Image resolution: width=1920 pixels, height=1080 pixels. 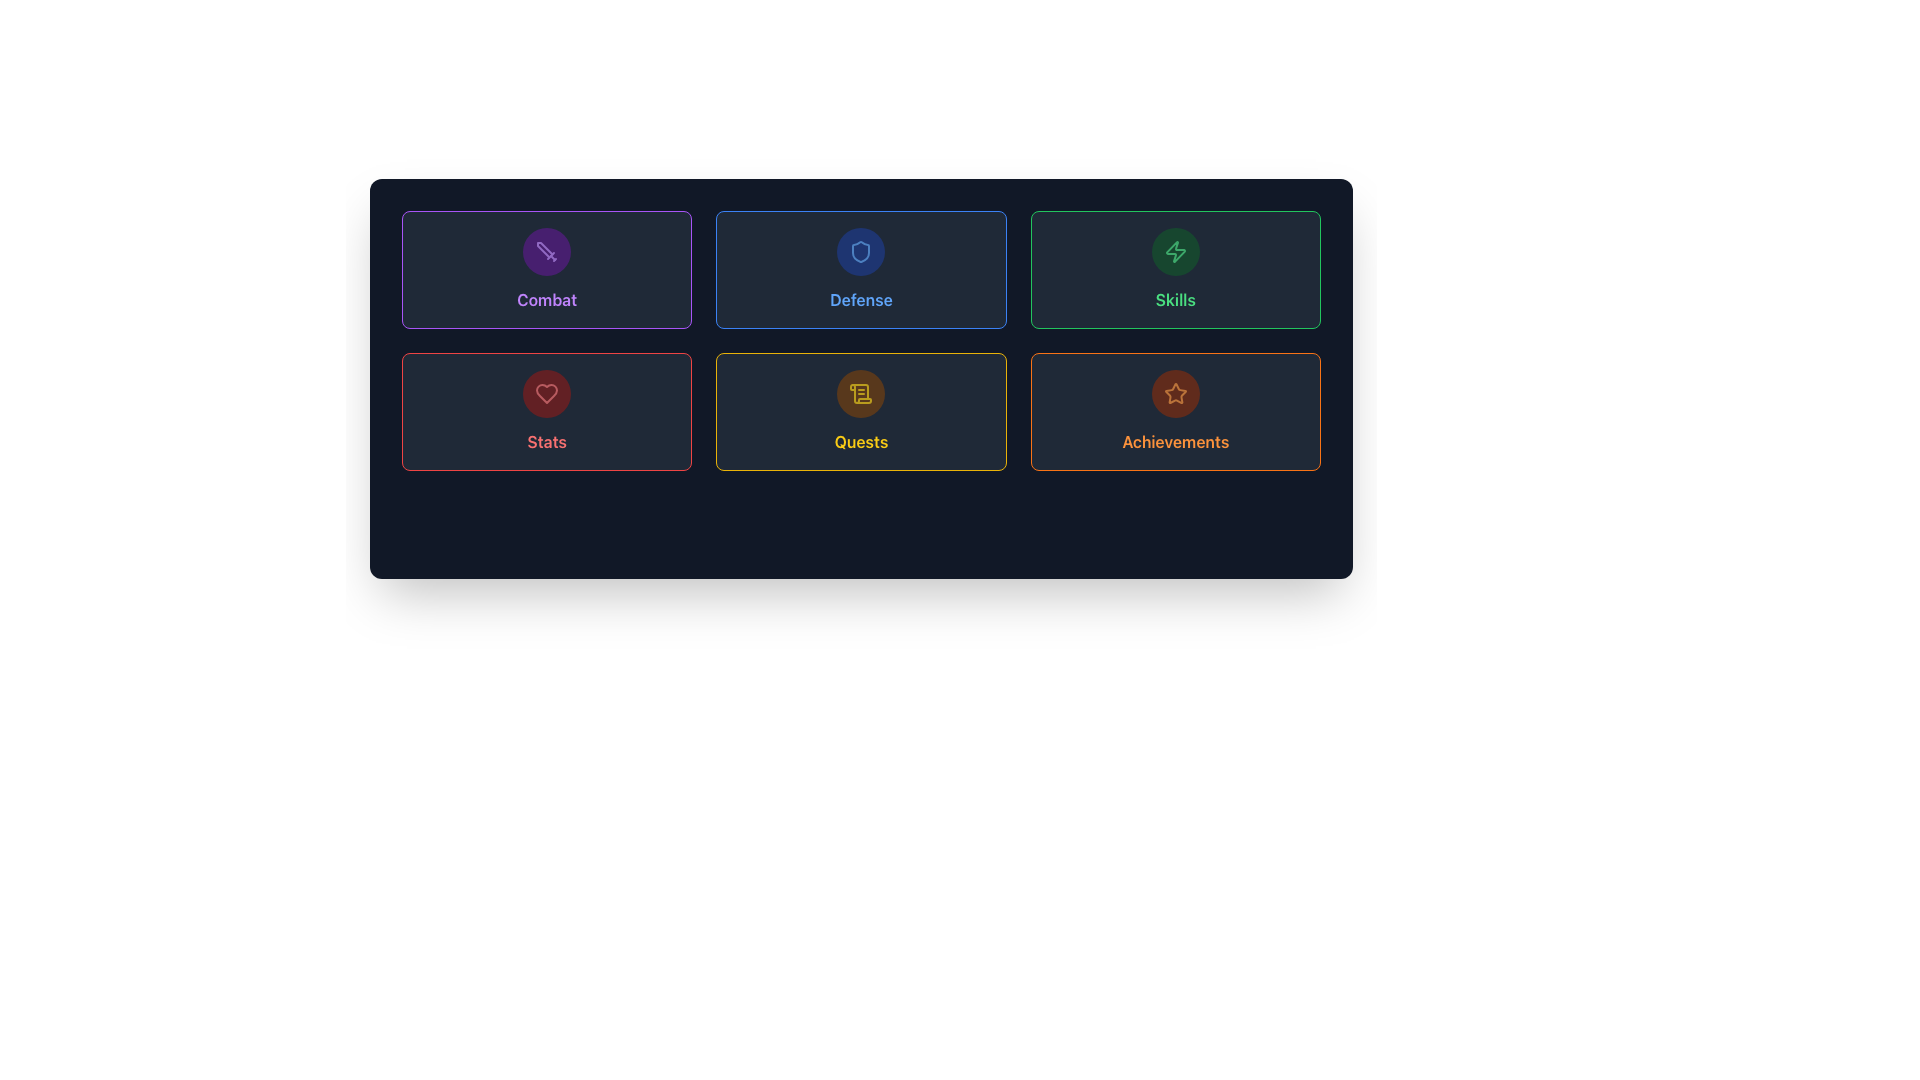 I want to click on the circular button with a brown background and yellow border containing a yellow scroll icon for keyboard interactions, so click(x=861, y=393).